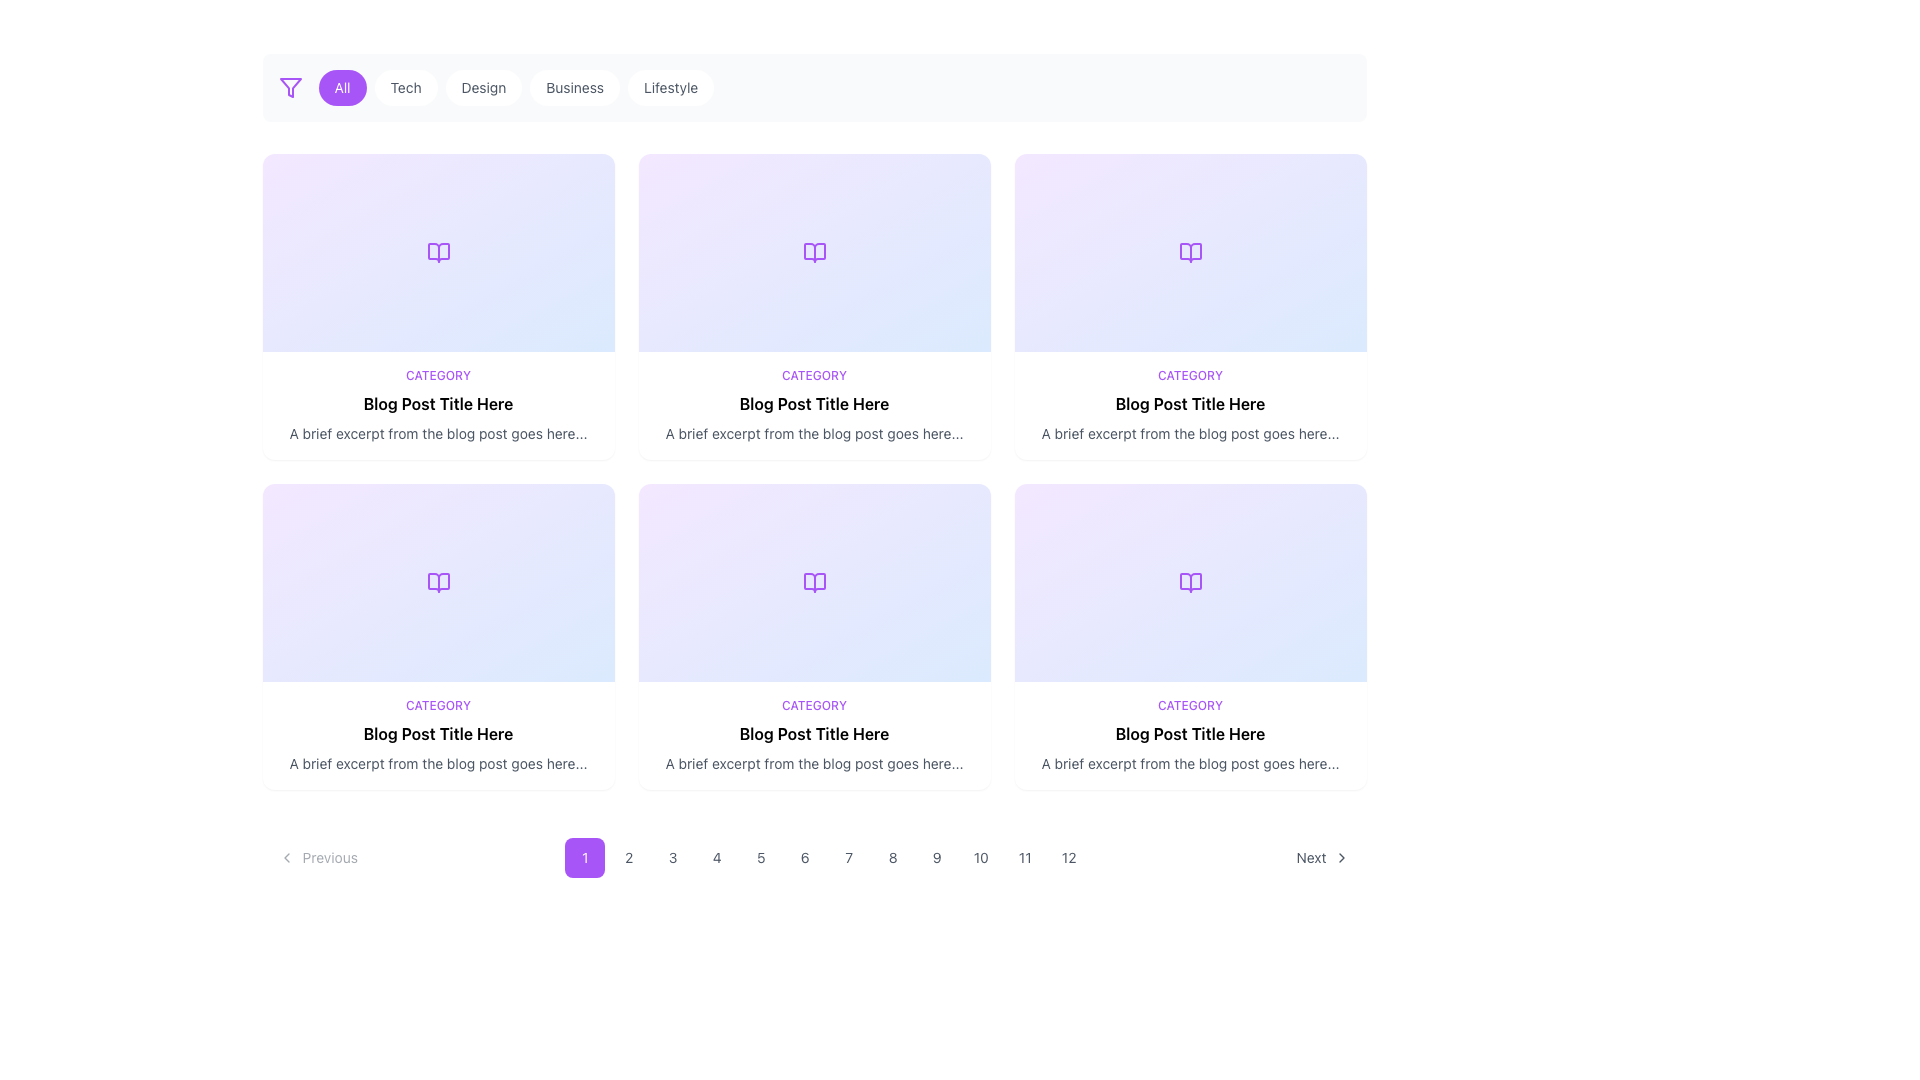 This screenshot has width=1920, height=1080. Describe the element at coordinates (849, 856) in the screenshot. I see `the button labeled '7', which is a small square button with a rounded border and a light gray background, located between the '6' and '8' buttons` at that location.